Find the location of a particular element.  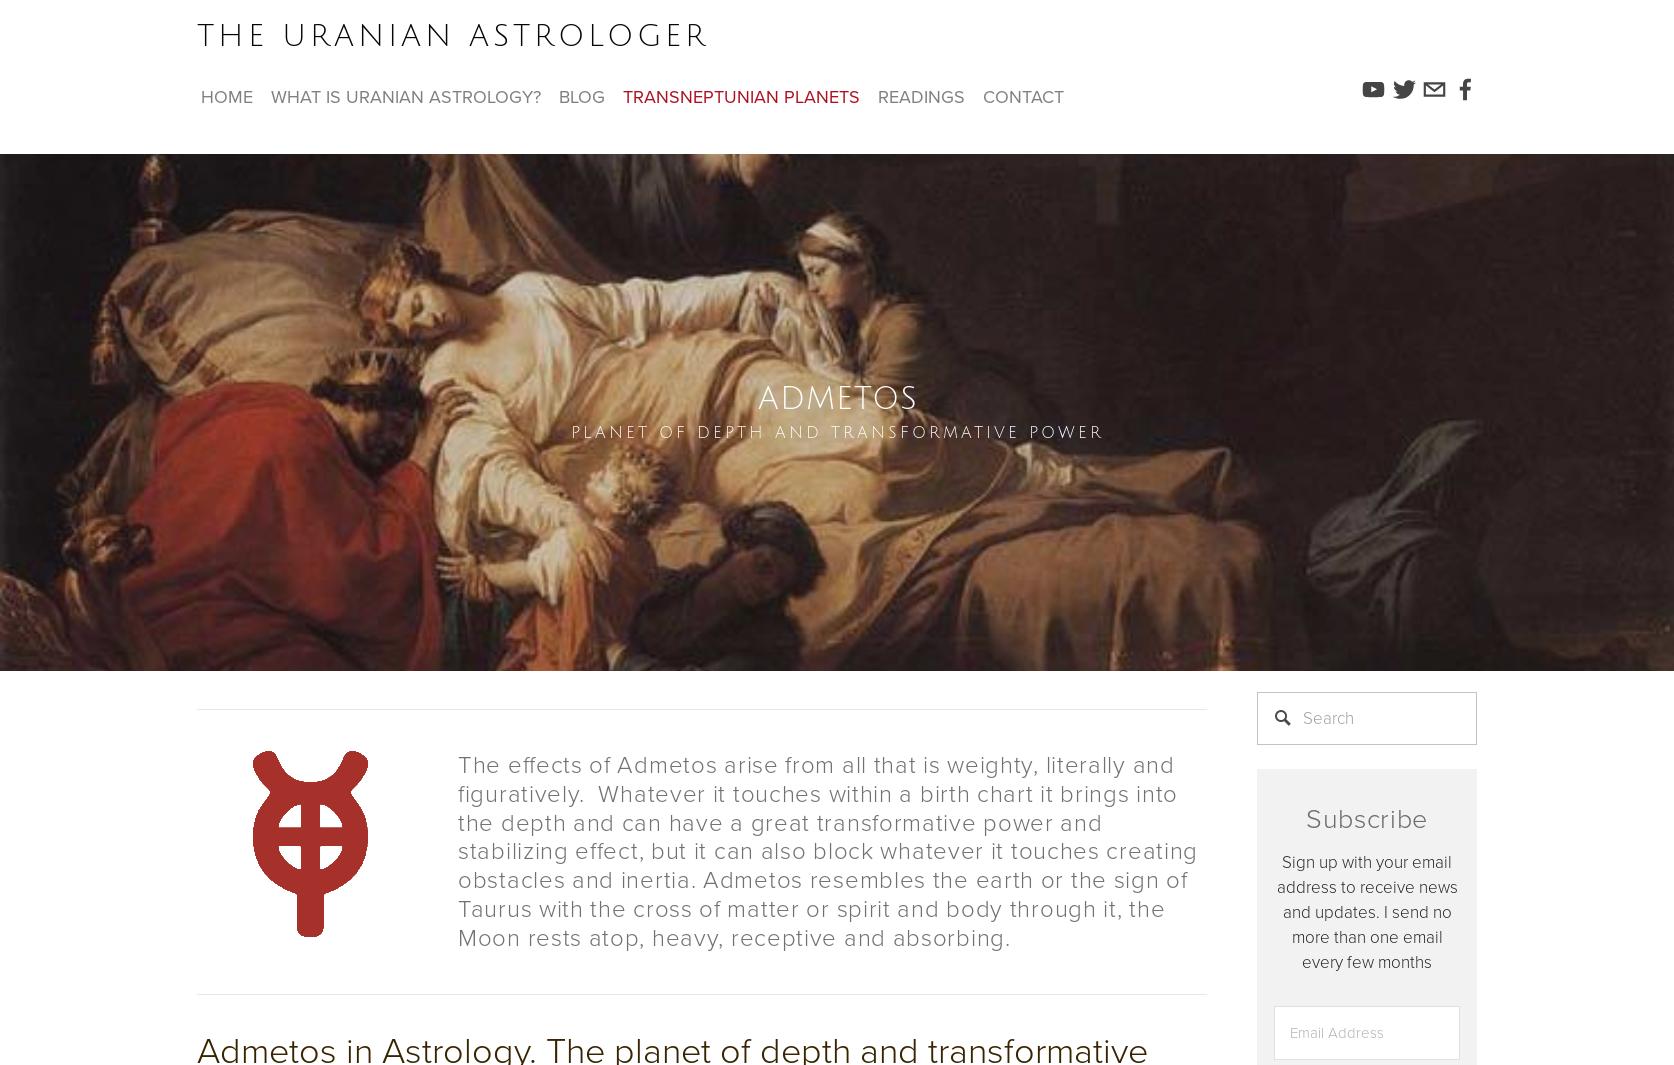

'readings' is located at coordinates (921, 96).